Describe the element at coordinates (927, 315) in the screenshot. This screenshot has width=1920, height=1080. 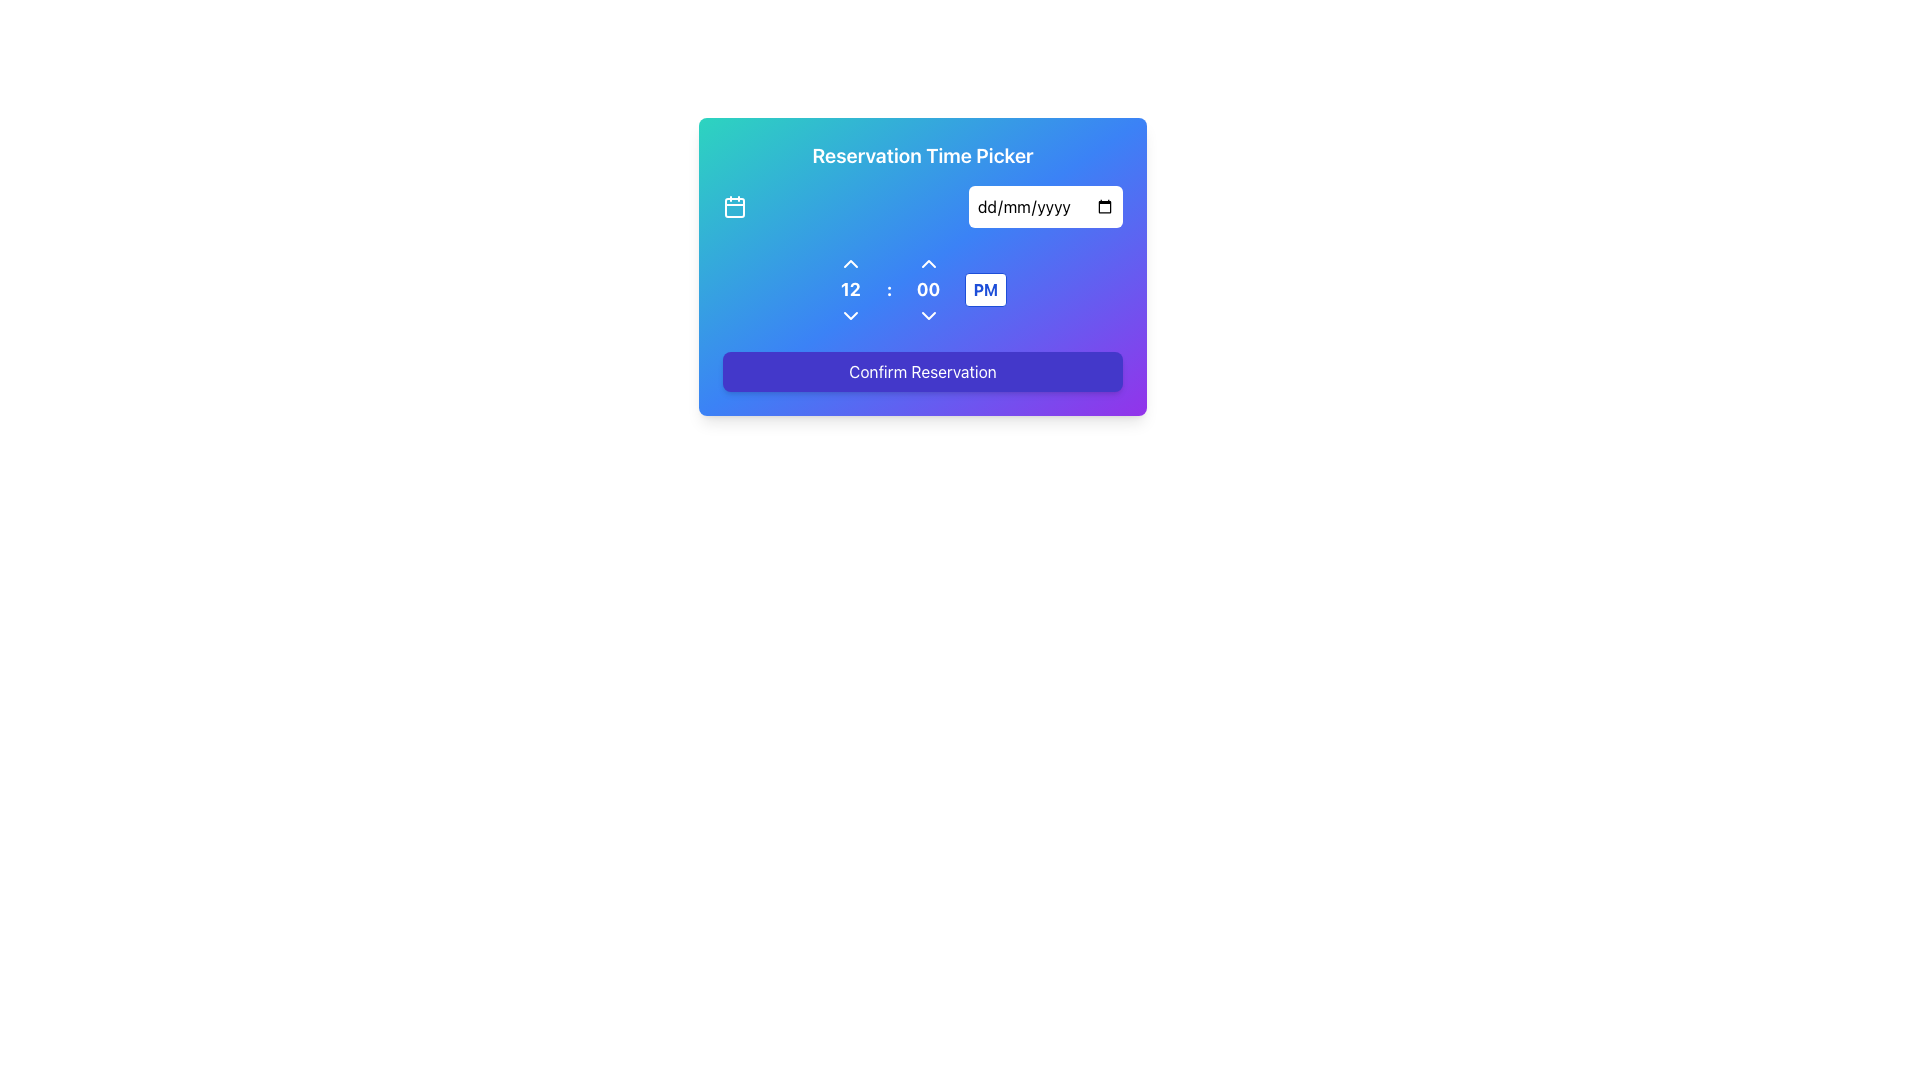
I see `the button that decreases the displayed minutes in the time picker widget, located directly below the white bold '00' and symmetrically under the upward chevron icon` at that location.